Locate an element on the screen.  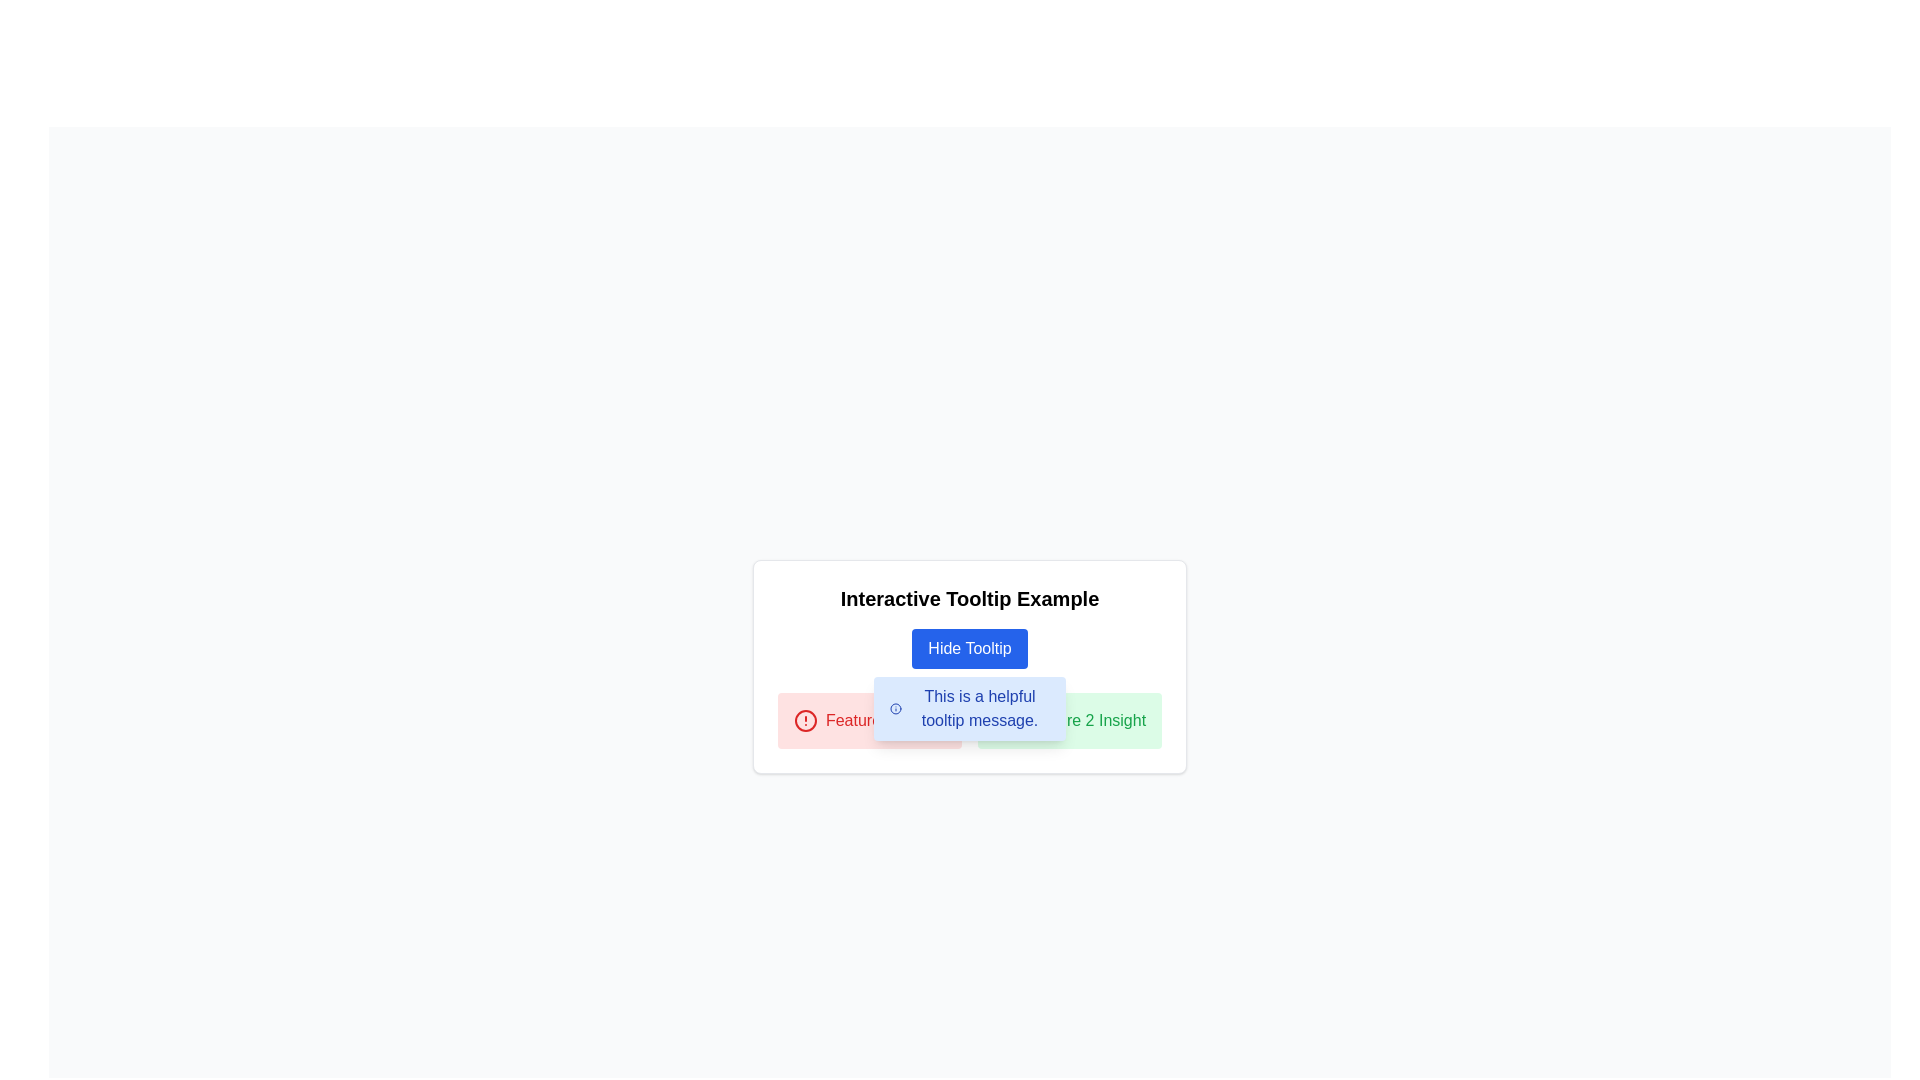
the blue rectangular button with rounded corners labeled 'Hide Tooltip' to hide the tooltip message is located at coordinates (969, 648).